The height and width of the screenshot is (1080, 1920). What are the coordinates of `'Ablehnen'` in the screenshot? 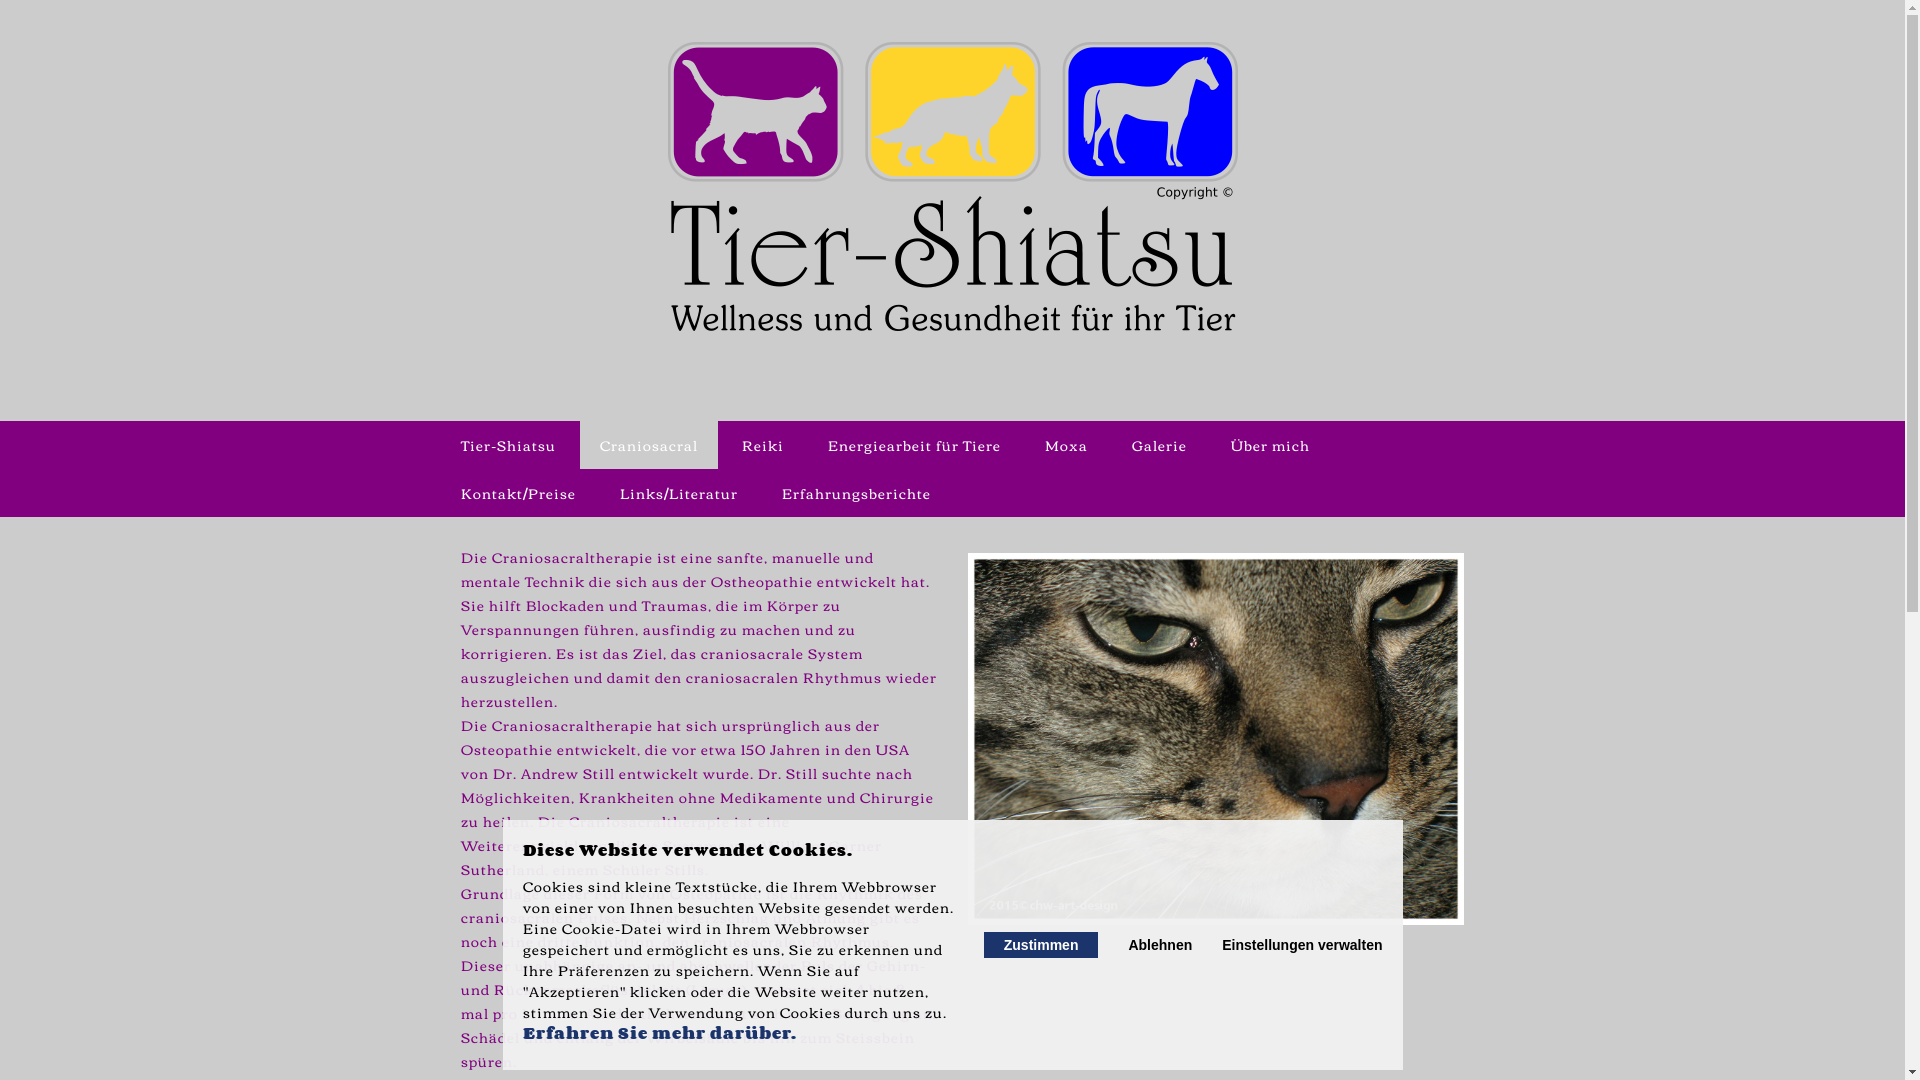 It's located at (1128, 945).